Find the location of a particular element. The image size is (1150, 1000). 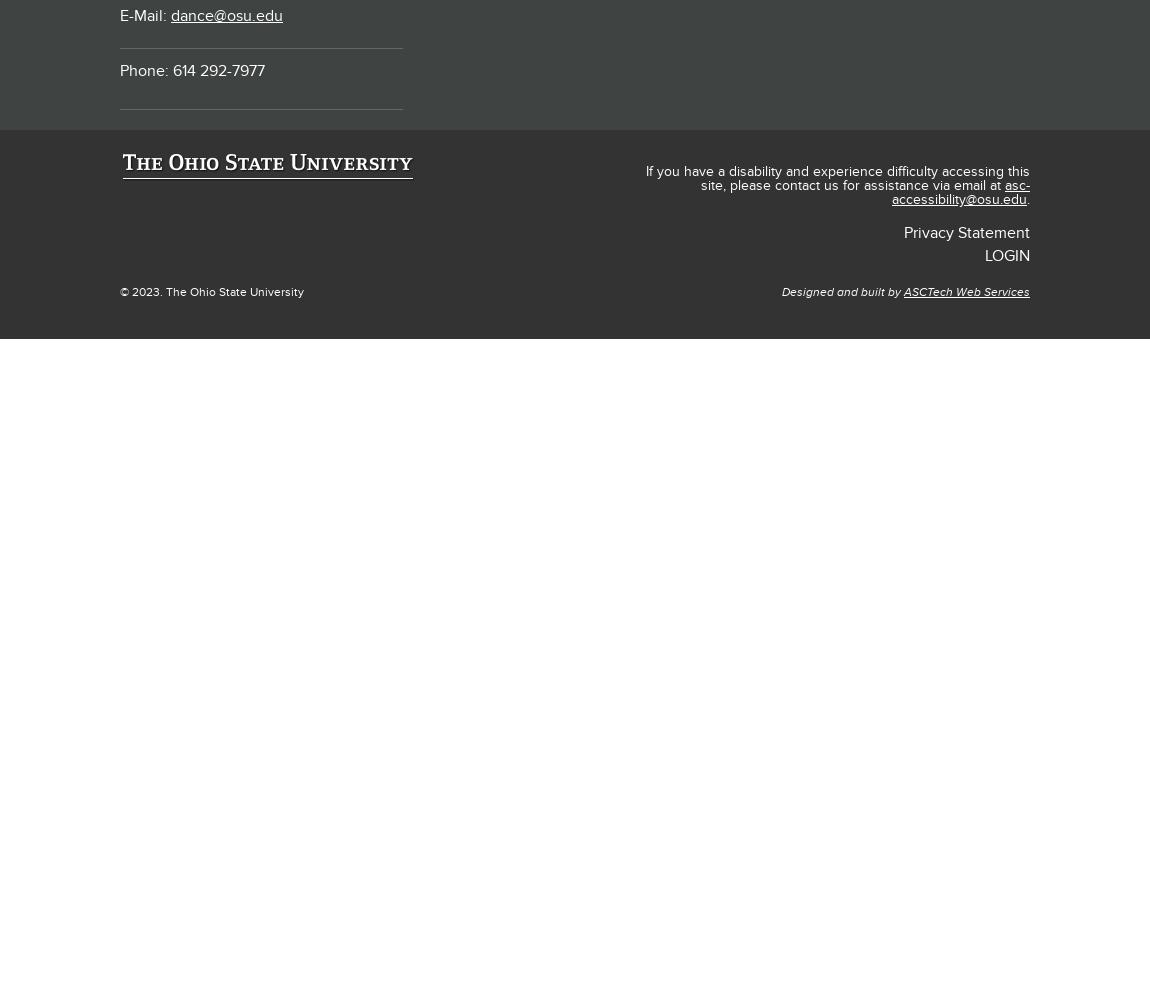

'© 2023. The Ohio State University' is located at coordinates (210, 292).